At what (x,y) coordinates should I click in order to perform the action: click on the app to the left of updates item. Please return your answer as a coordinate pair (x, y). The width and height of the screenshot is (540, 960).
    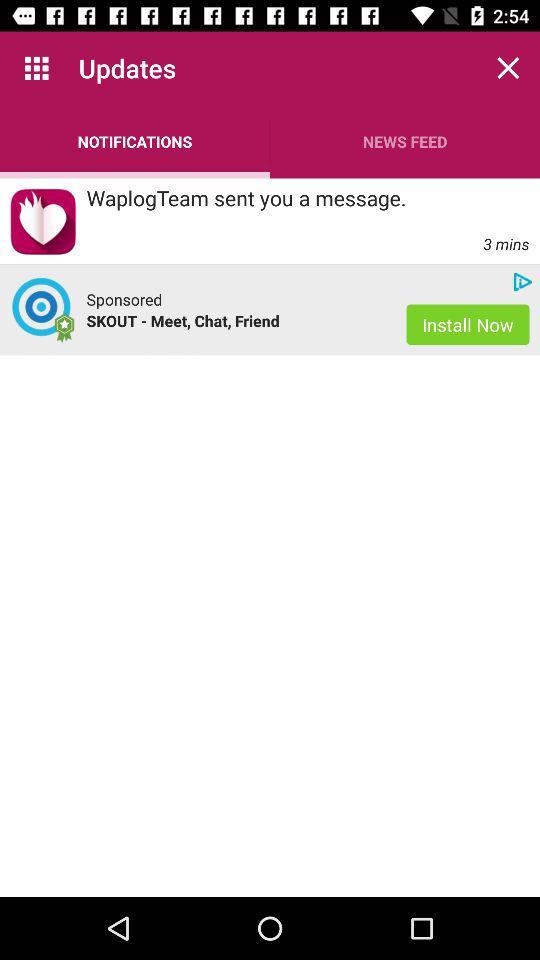
    Looking at the image, I should click on (36, 68).